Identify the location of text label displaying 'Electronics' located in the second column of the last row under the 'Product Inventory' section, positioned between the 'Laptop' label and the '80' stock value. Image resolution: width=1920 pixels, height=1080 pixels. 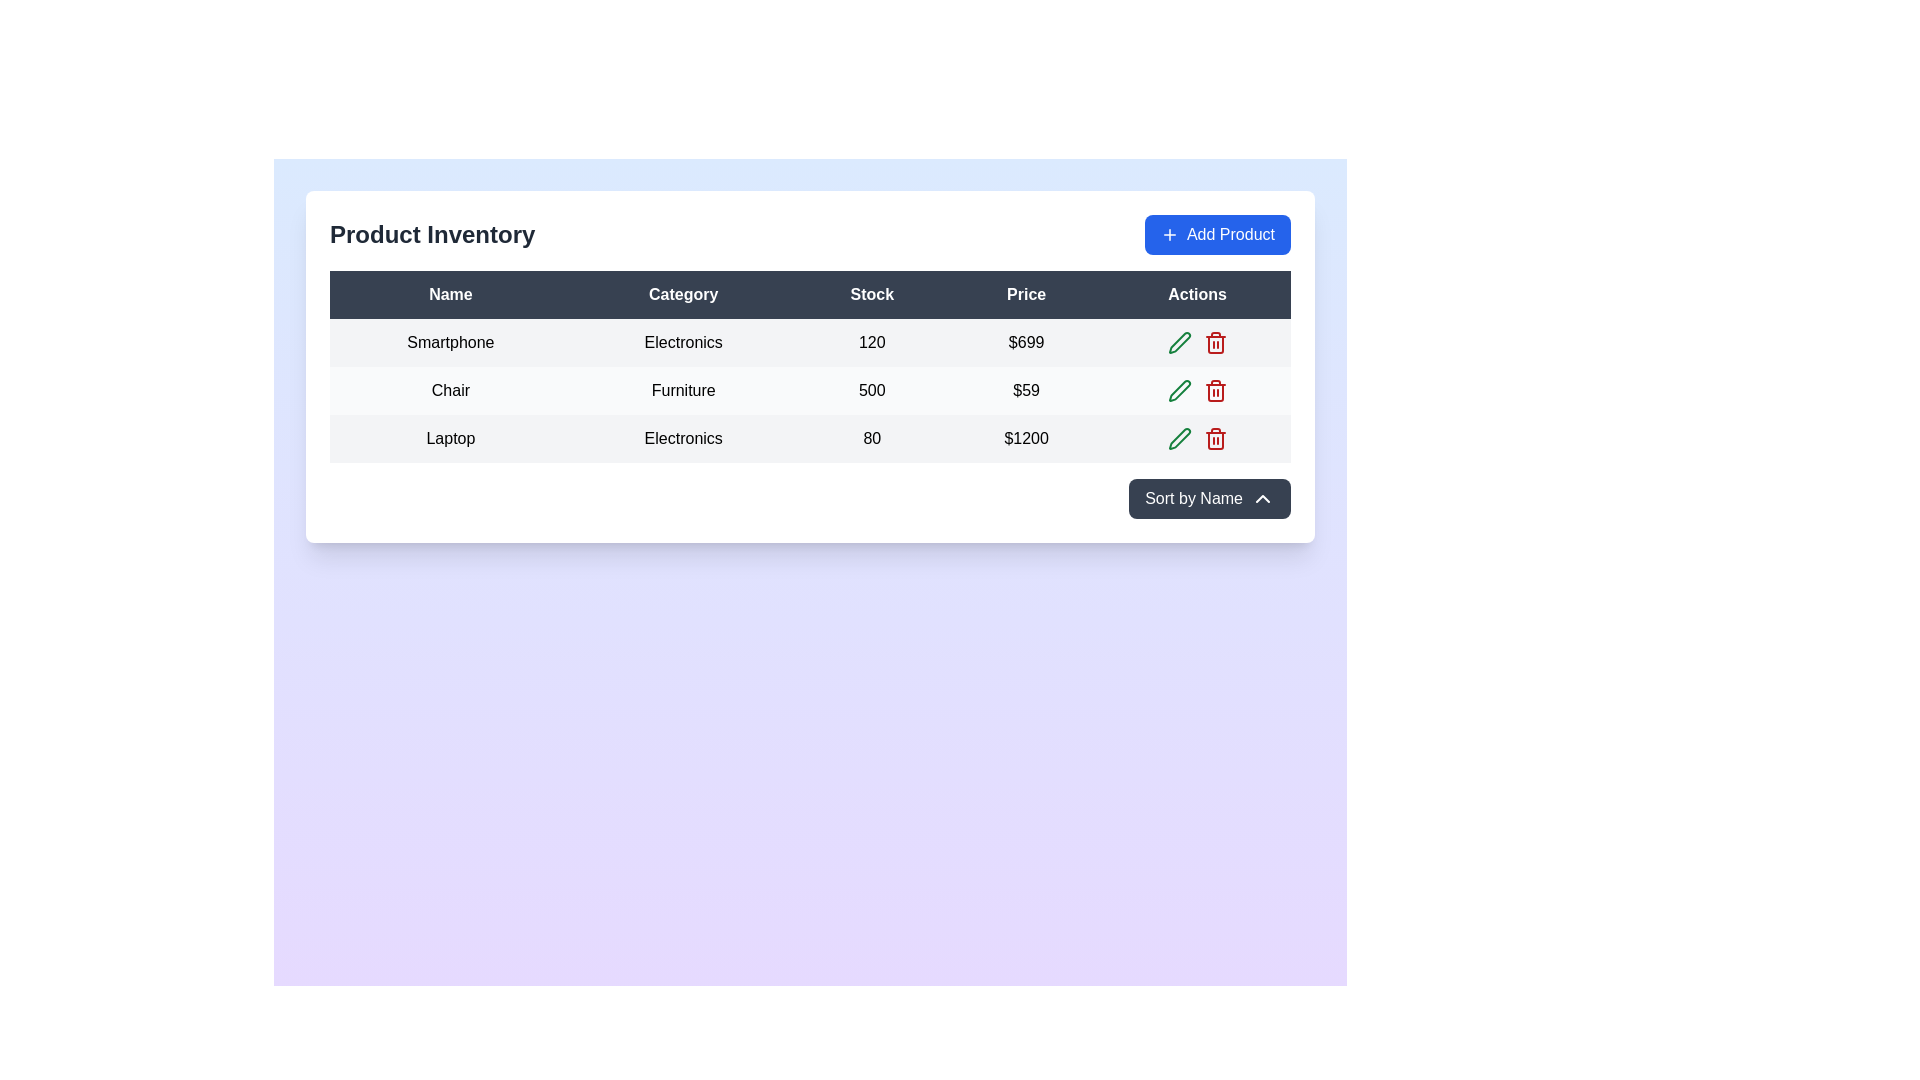
(683, 438).